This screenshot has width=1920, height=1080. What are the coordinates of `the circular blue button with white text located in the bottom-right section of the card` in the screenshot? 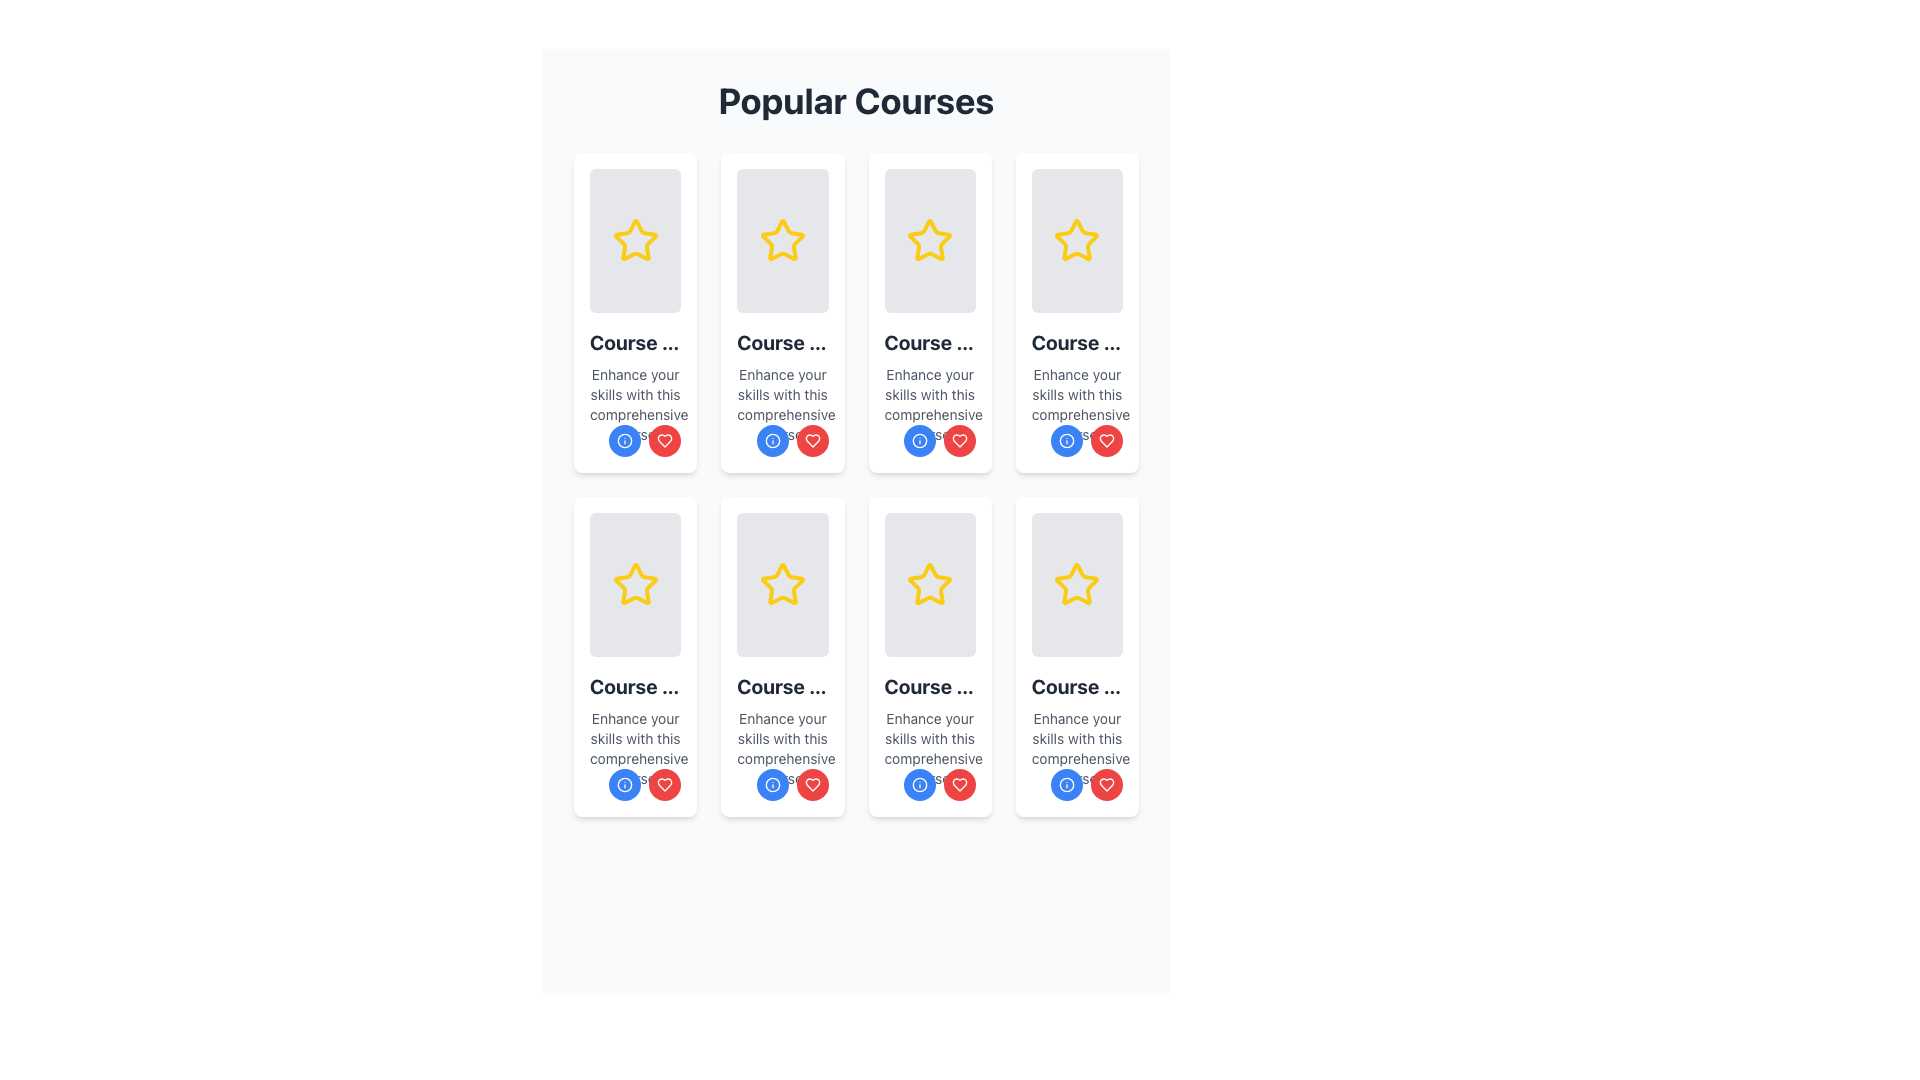 It's located at (918, 784).